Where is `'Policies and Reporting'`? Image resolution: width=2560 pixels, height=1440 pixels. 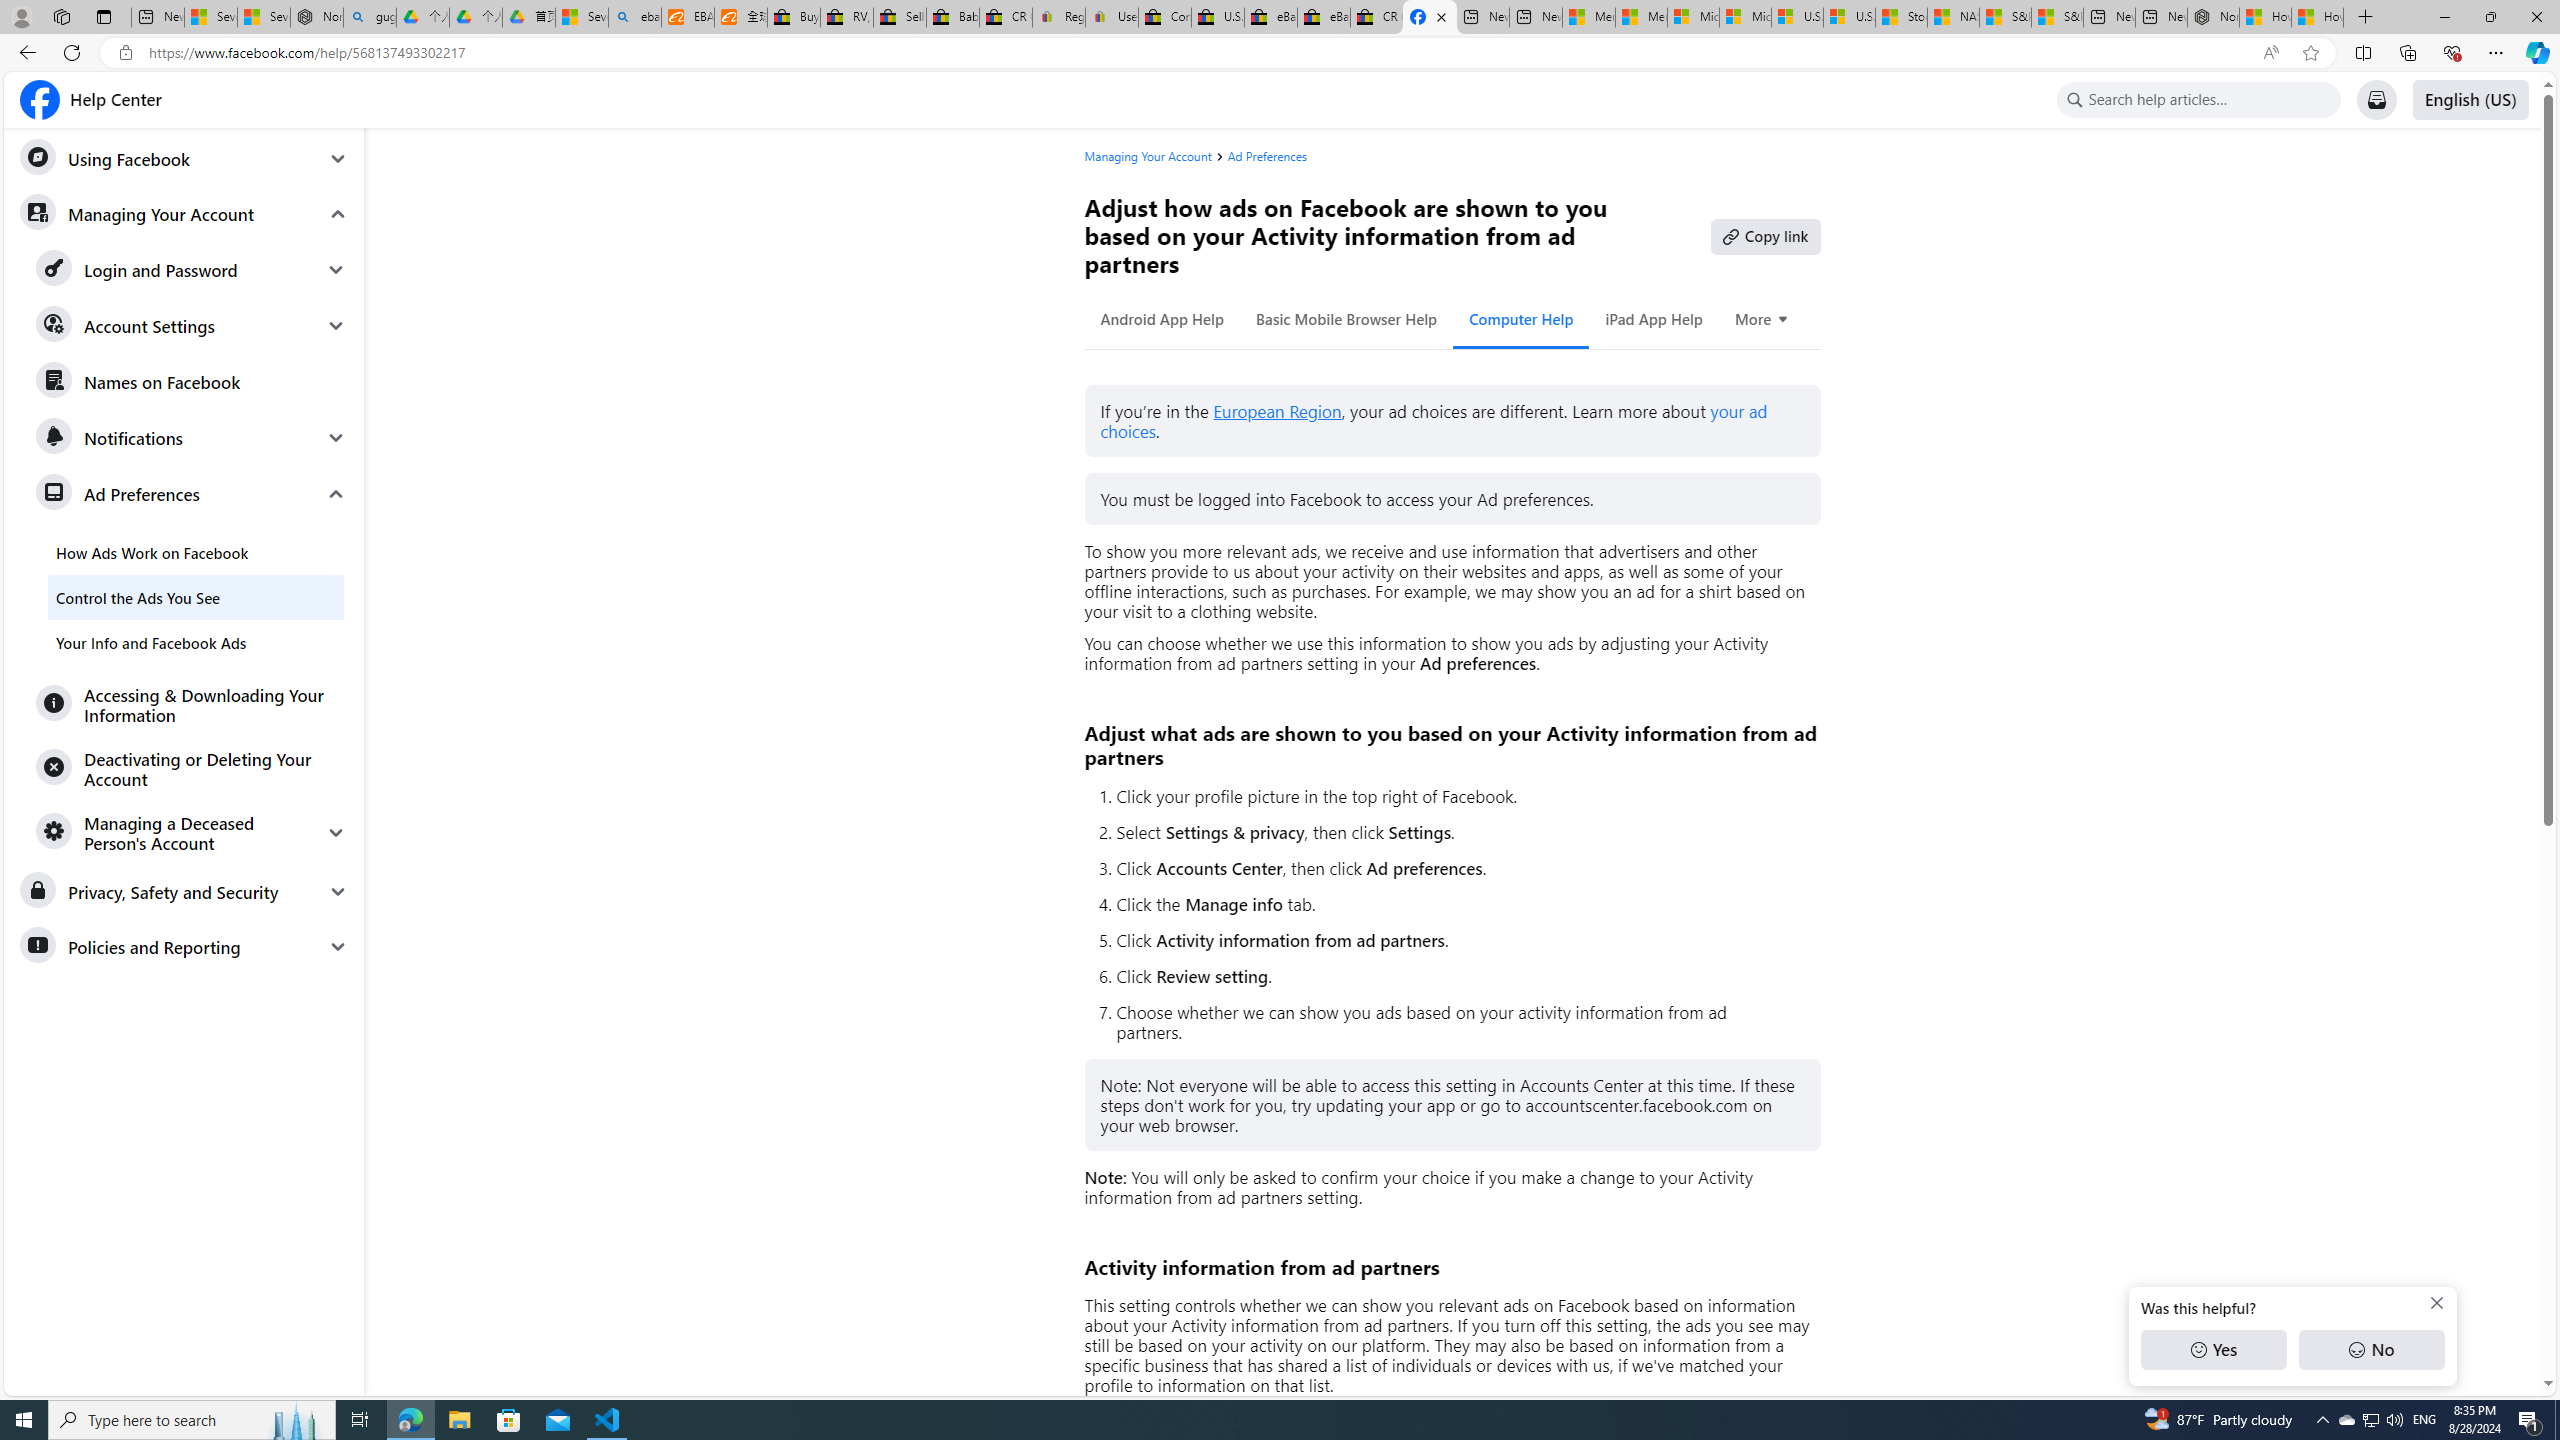 'Policies and Reporting' is located at coordinates (183, 945).